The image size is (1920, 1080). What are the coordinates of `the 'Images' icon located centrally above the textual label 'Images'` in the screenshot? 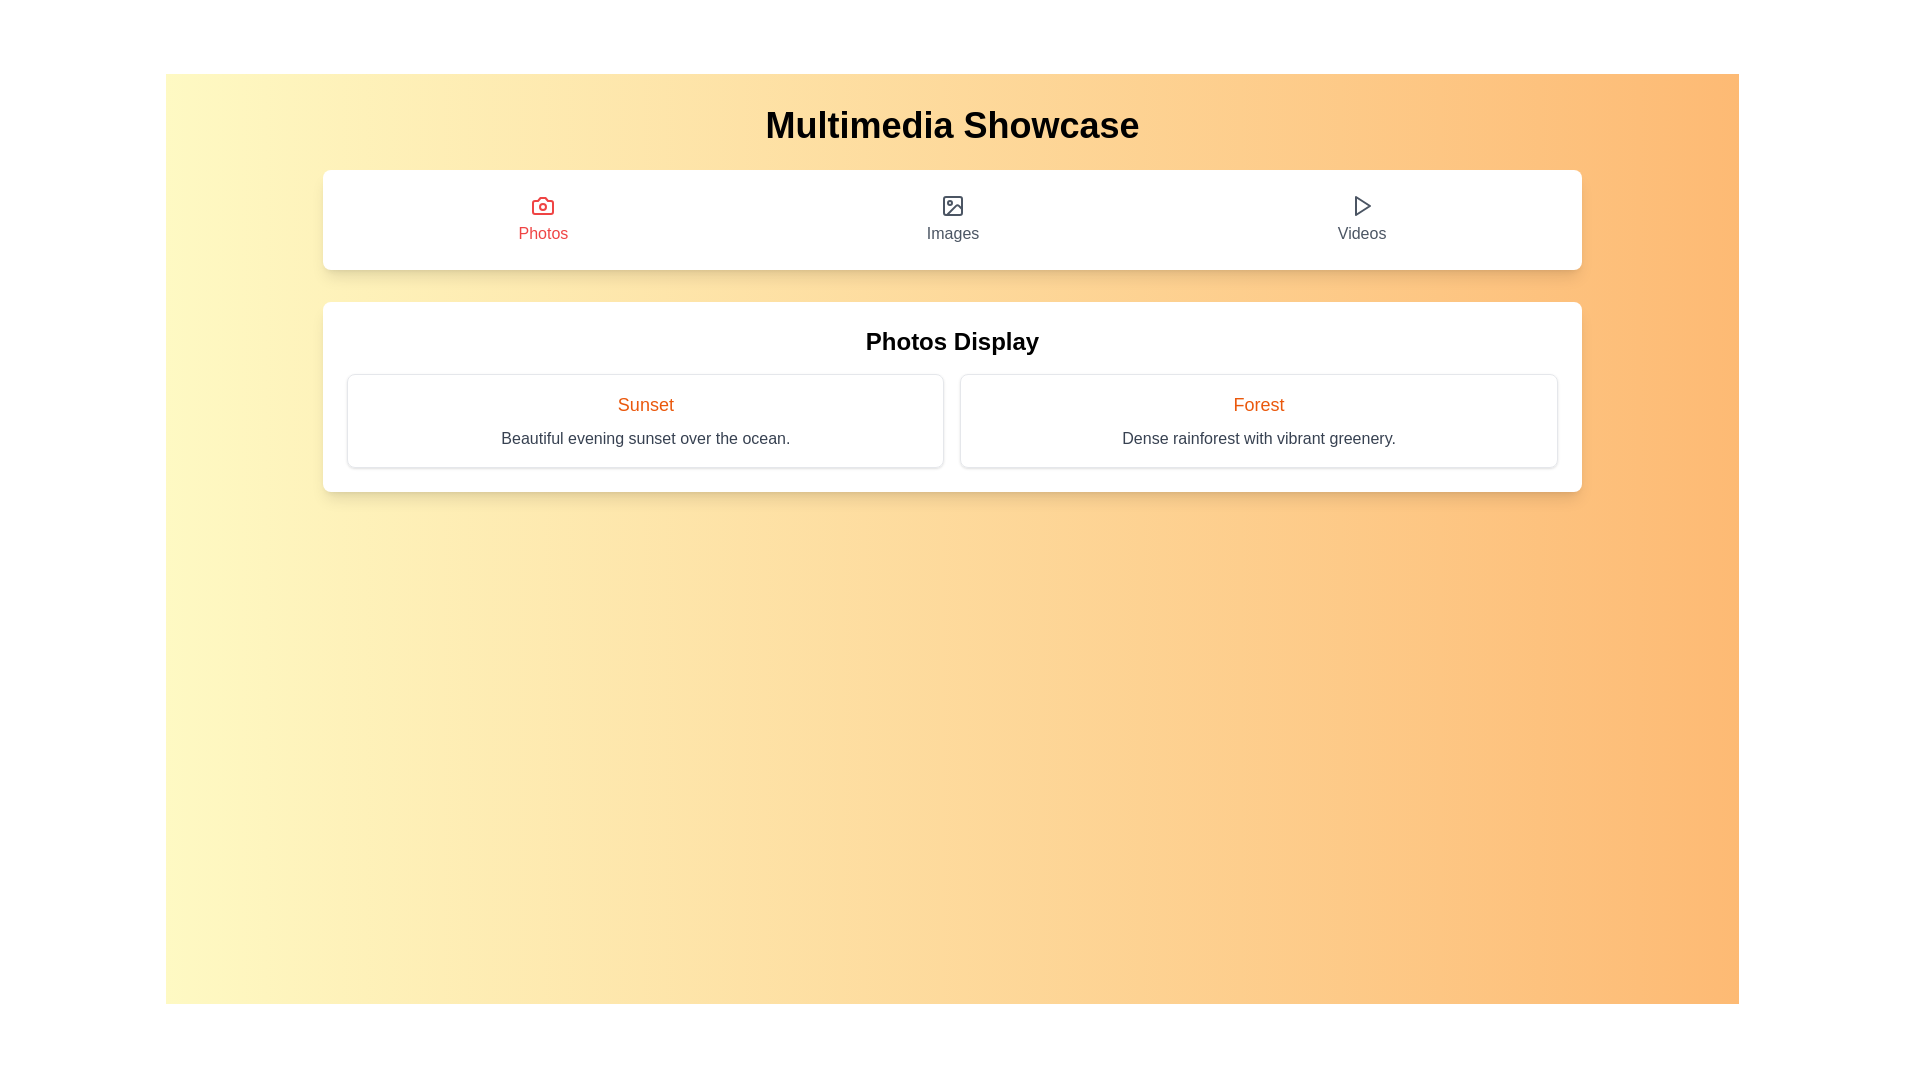 It's located at (952, 205).